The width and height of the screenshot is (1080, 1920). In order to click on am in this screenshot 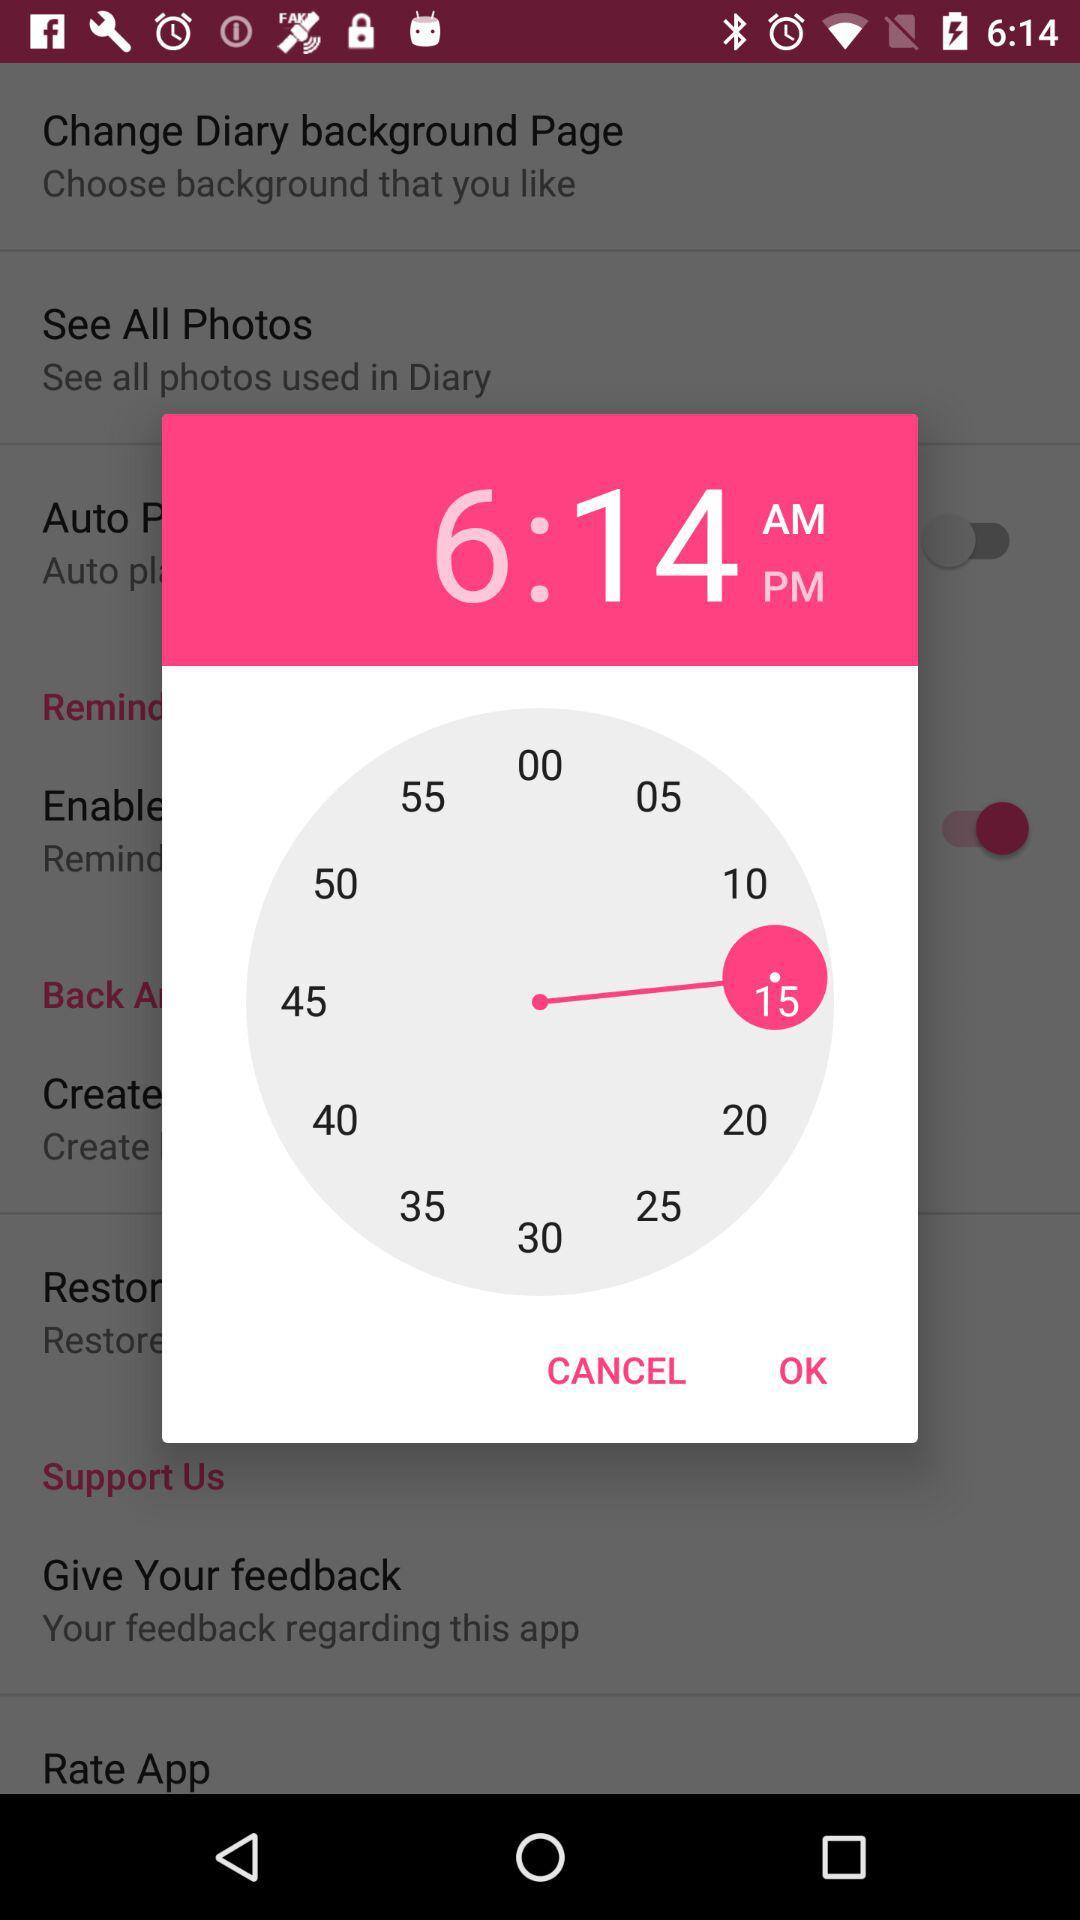, I will do `click(793, 512)`.